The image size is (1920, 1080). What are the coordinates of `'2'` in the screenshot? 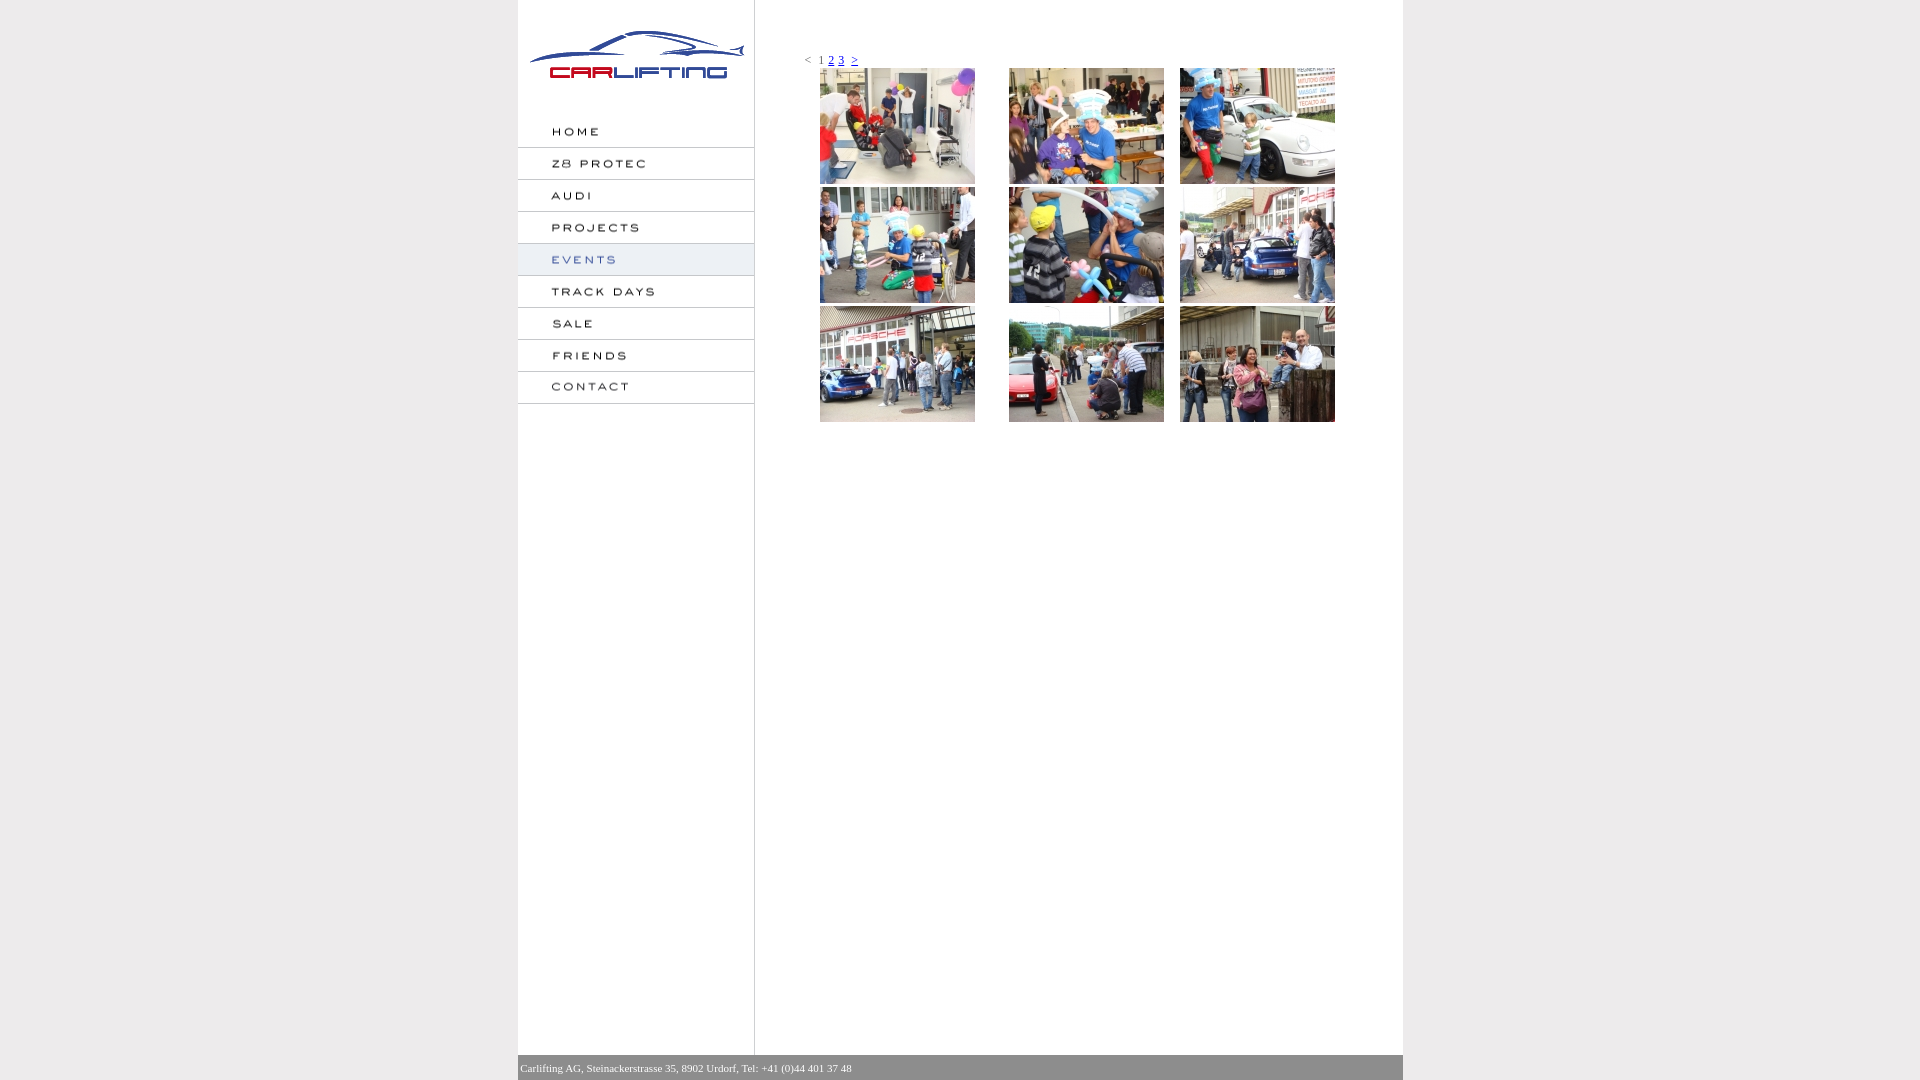 It's located at (830, 59).